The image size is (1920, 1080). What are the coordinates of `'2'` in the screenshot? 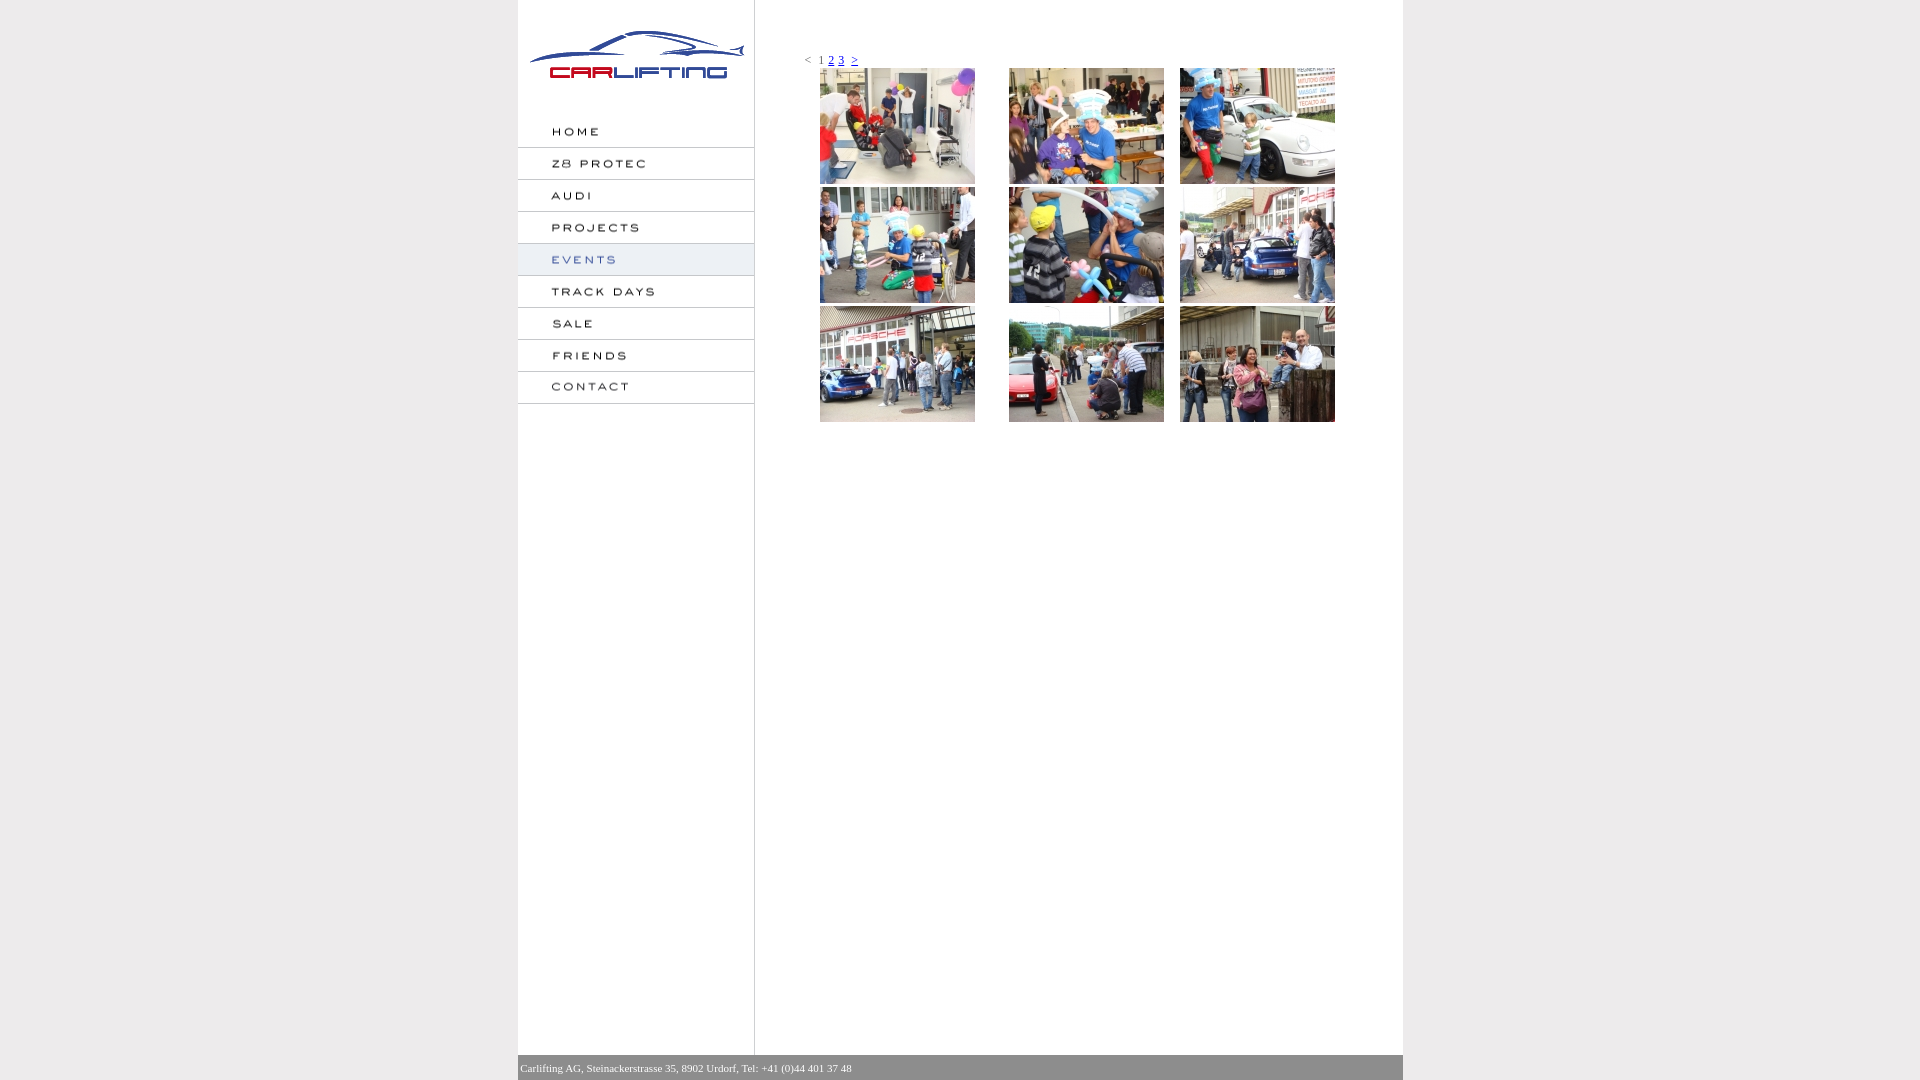 It's located at (830, 59).